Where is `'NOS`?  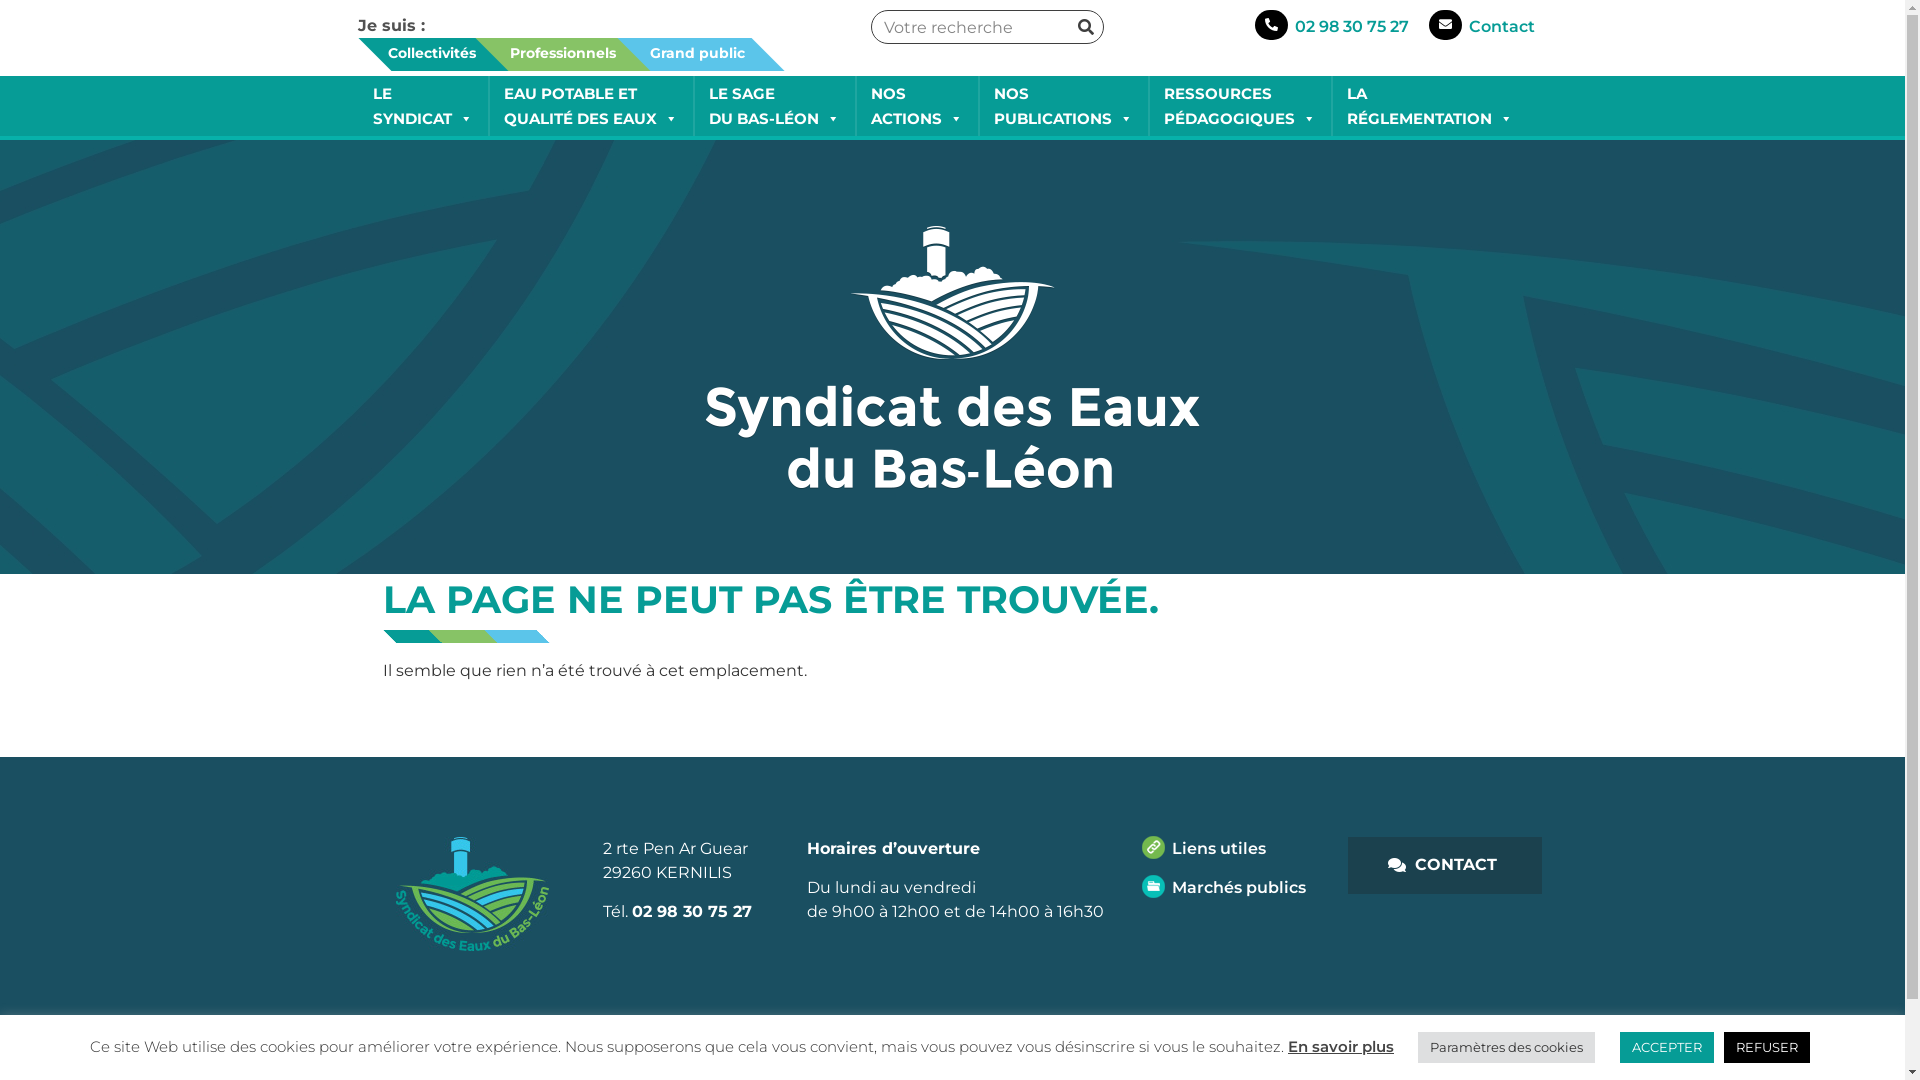
'NOS is located at coordinates (915, 105).